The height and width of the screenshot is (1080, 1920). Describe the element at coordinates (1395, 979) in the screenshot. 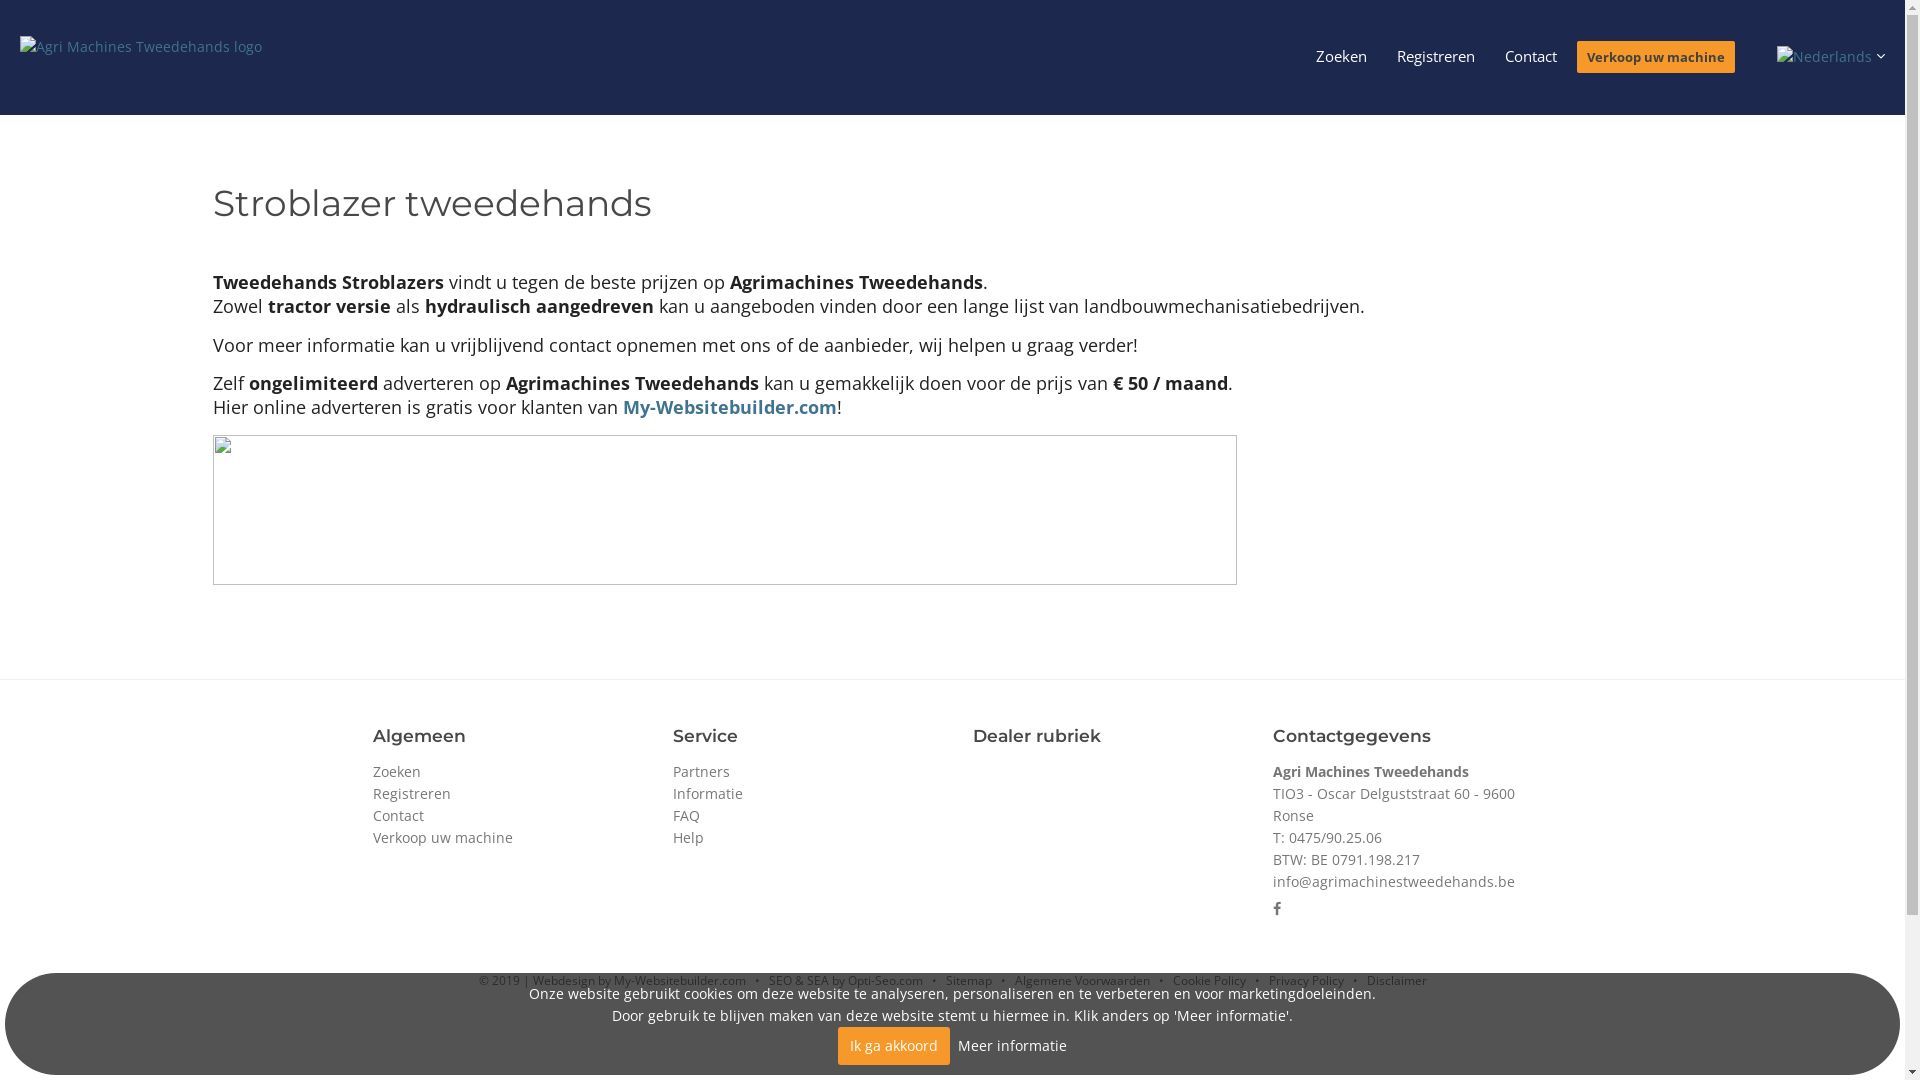

I see `'Disclaimer'` at that location.